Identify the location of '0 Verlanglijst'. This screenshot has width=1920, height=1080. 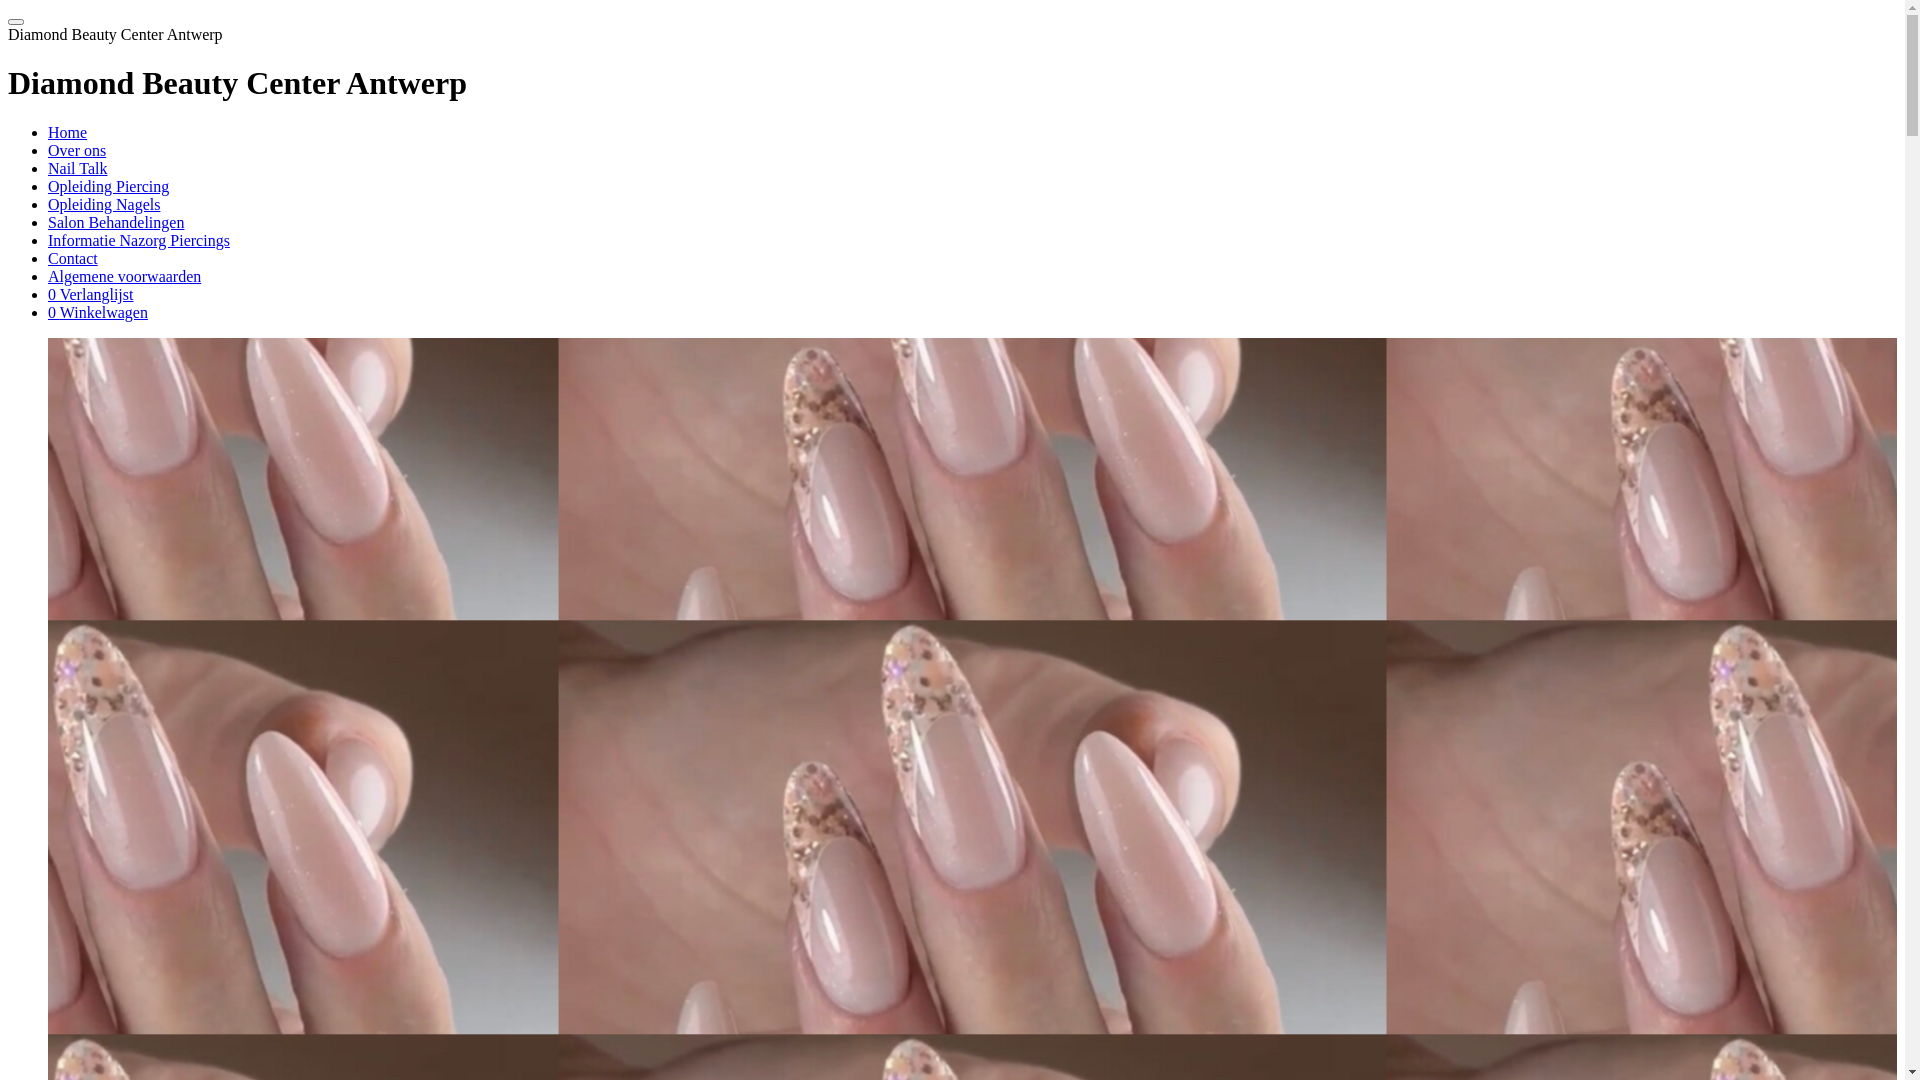
(89, 294).